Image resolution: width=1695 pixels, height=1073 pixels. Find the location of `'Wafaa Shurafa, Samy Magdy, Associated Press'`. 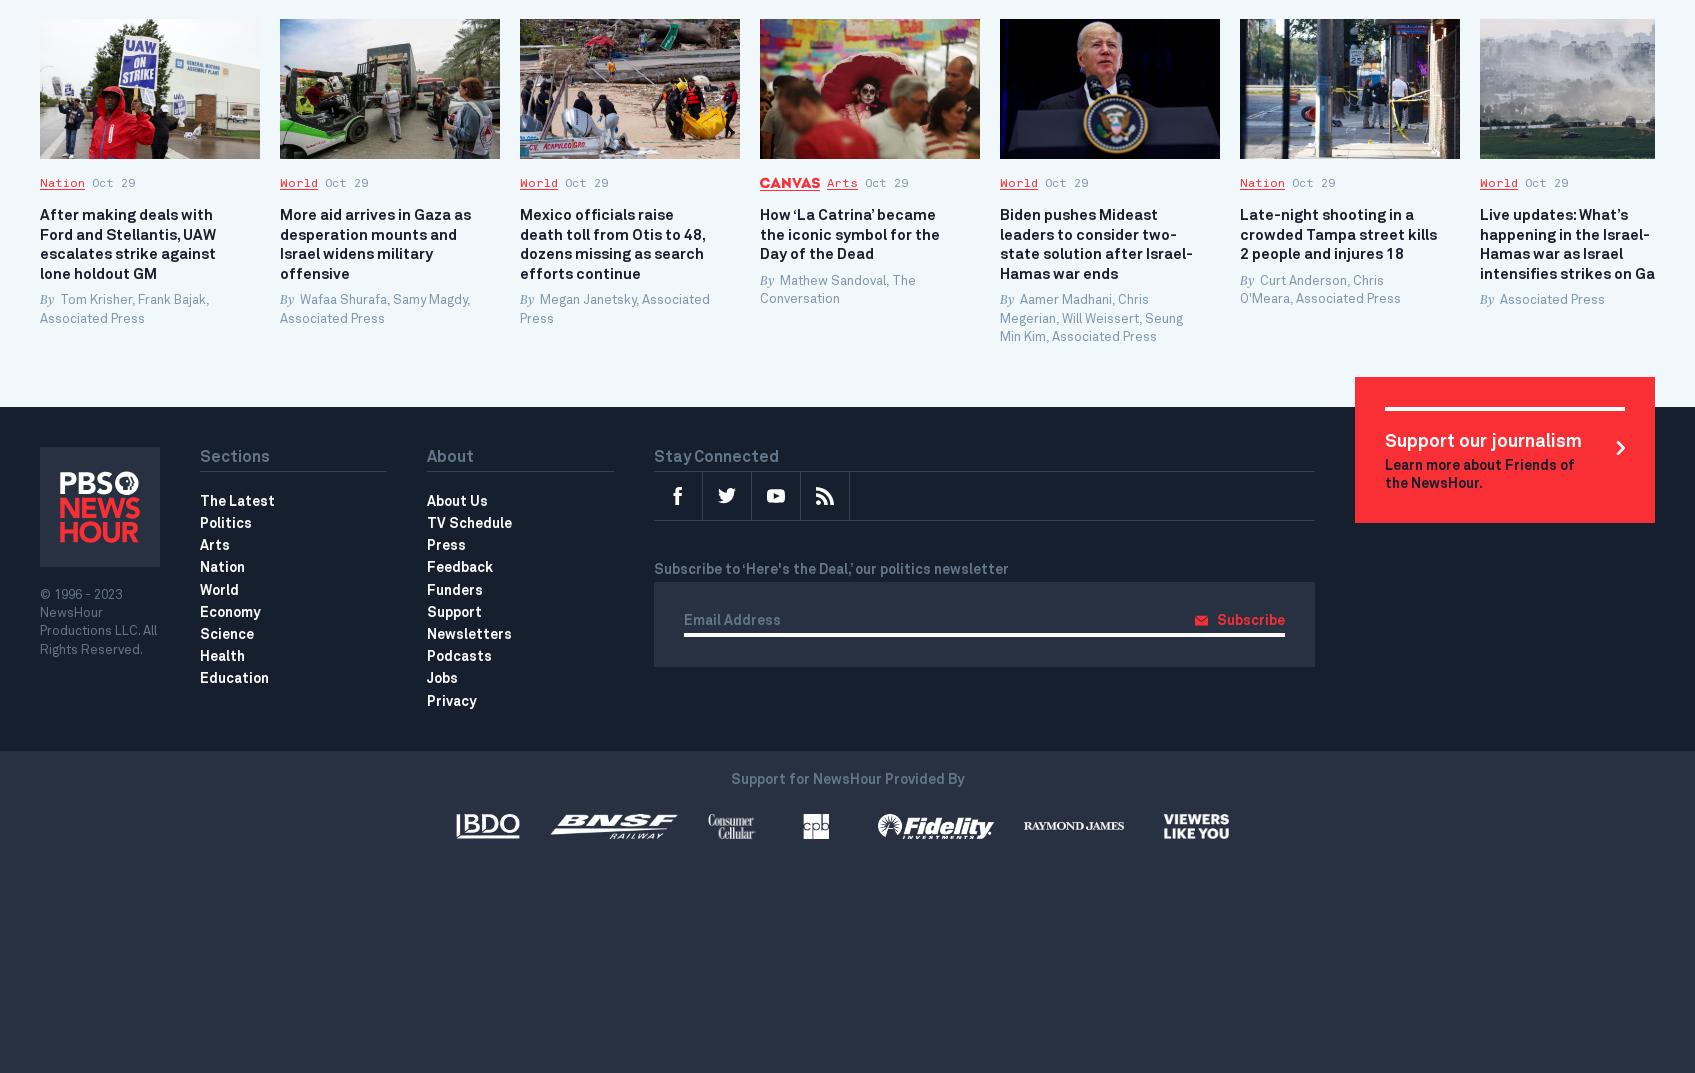

'Wafaa Shurafa, Samy Magdy, Associated Press' is located at coordinates (280, 309).